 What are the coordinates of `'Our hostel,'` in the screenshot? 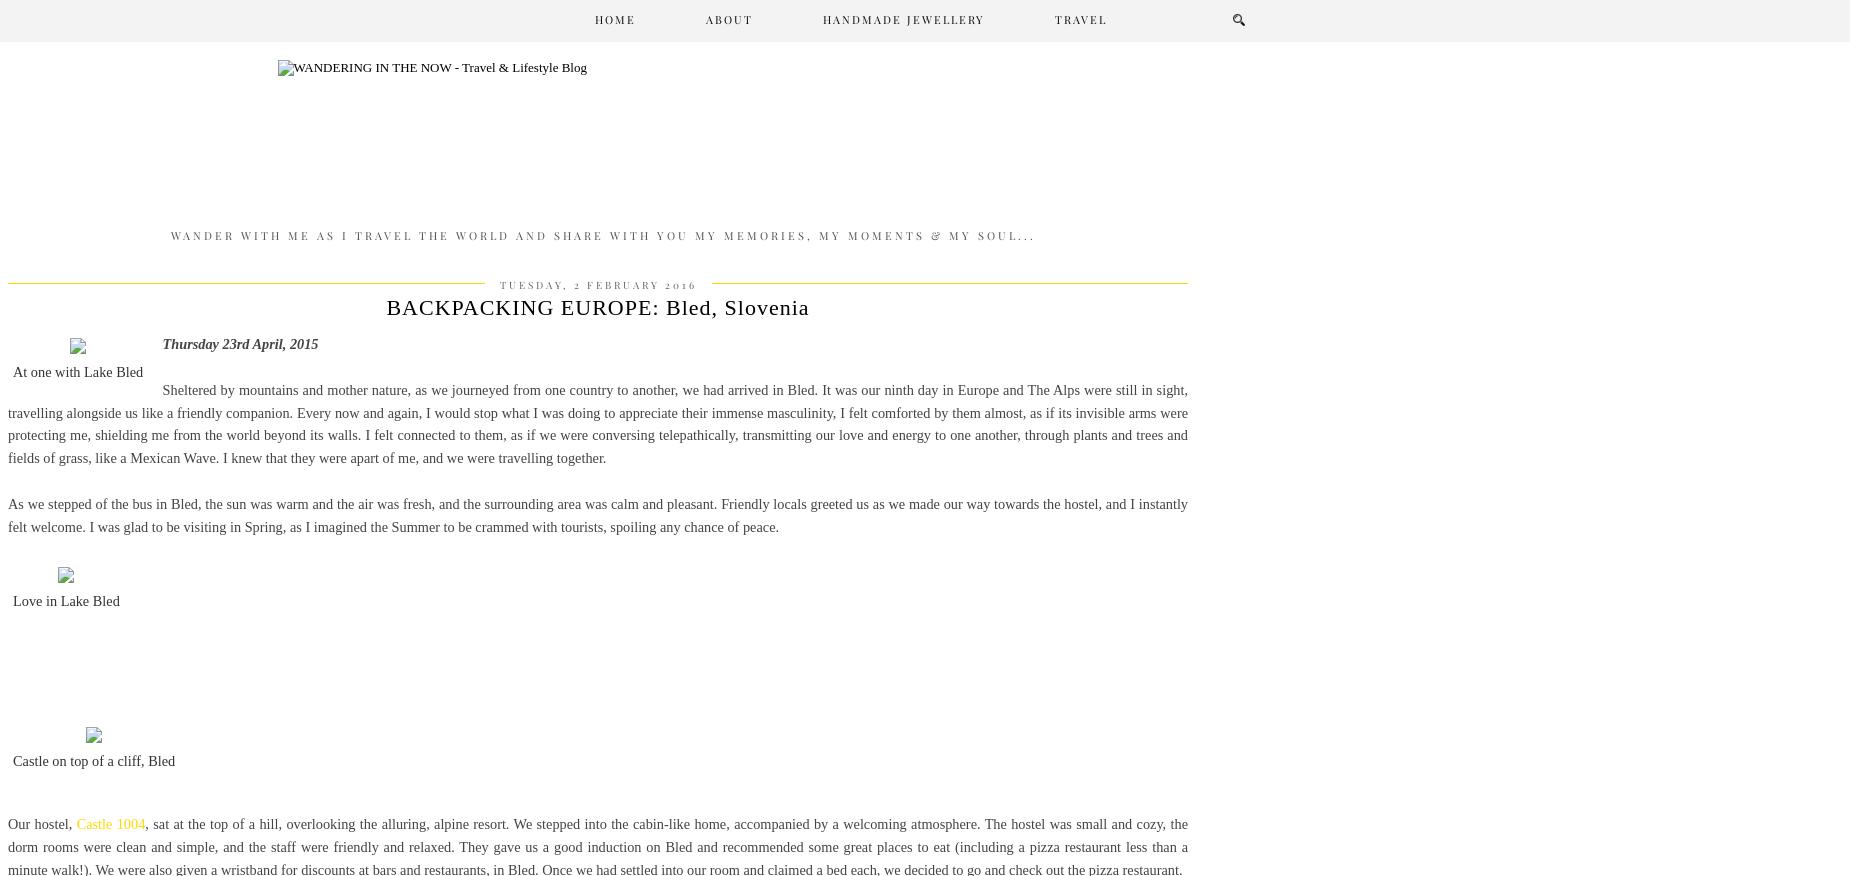 It's located at (40, 823).